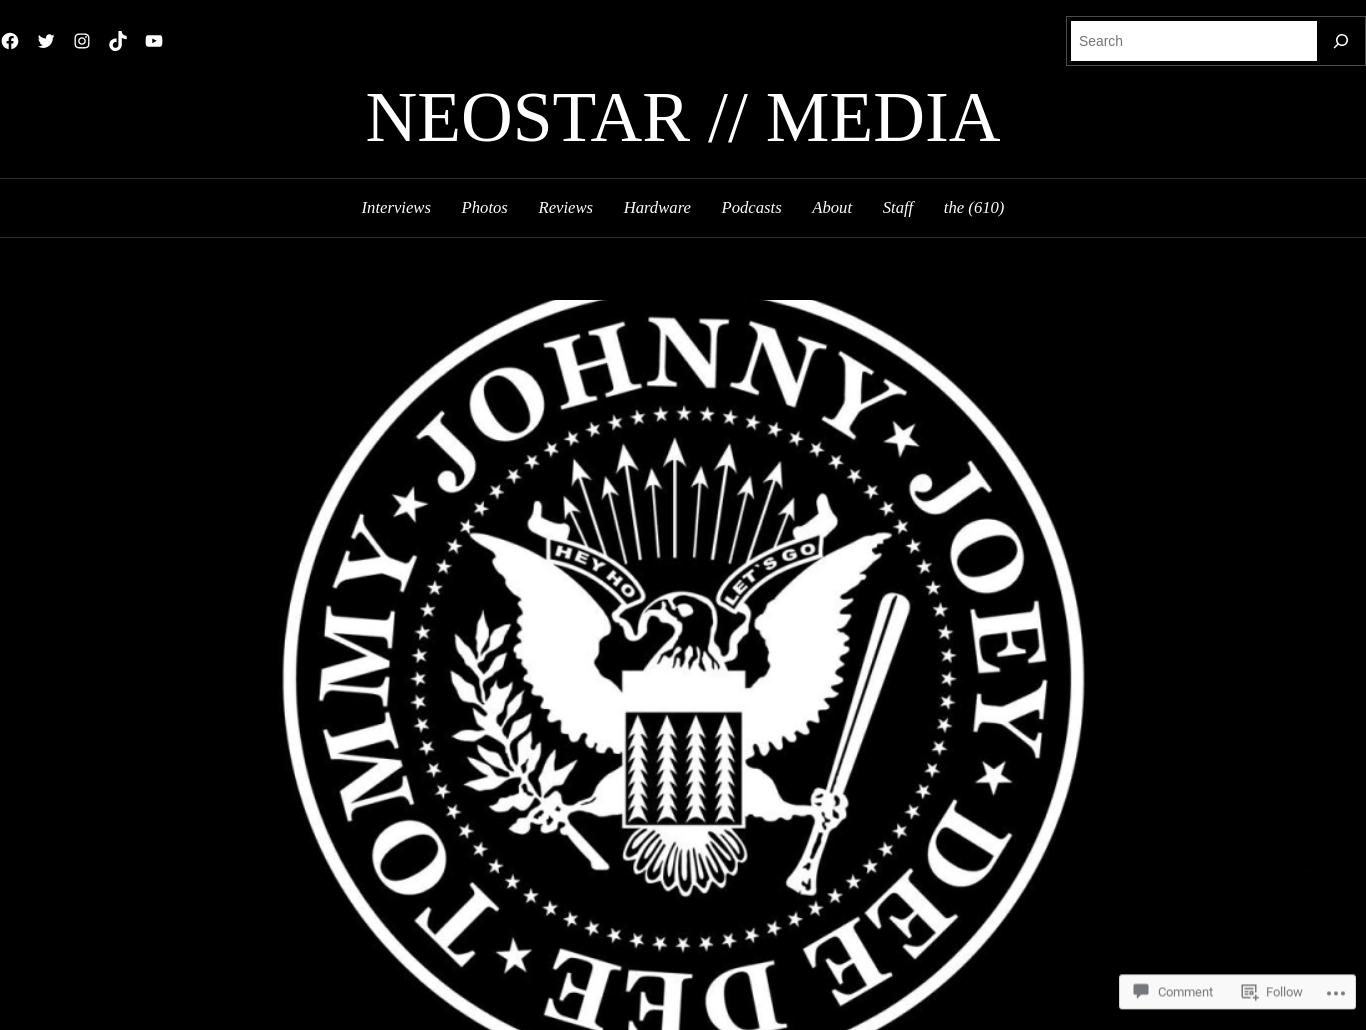  Describe the element at coordinates (622, 206) in the screenshot. I see `'Hardware'` at that location.